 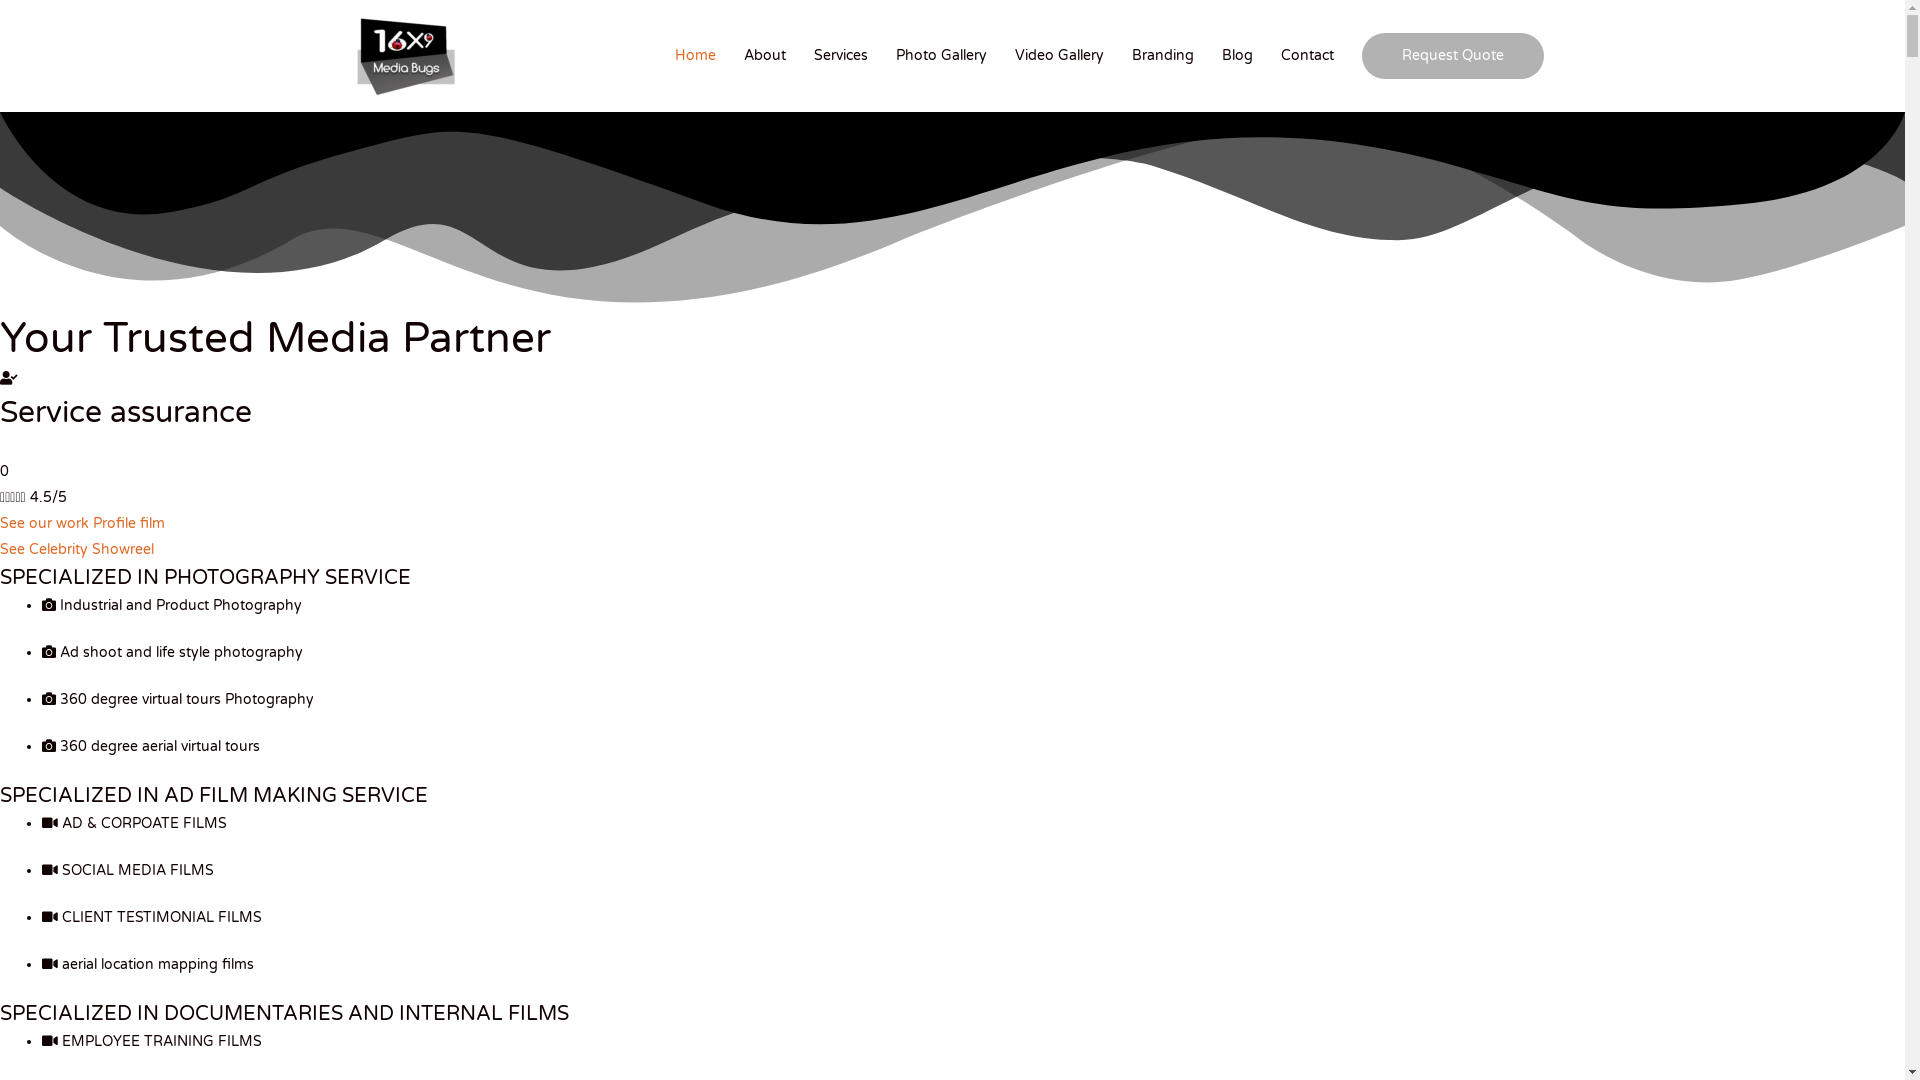 I want to click on 'Blog', so click(x=1236, y=55).